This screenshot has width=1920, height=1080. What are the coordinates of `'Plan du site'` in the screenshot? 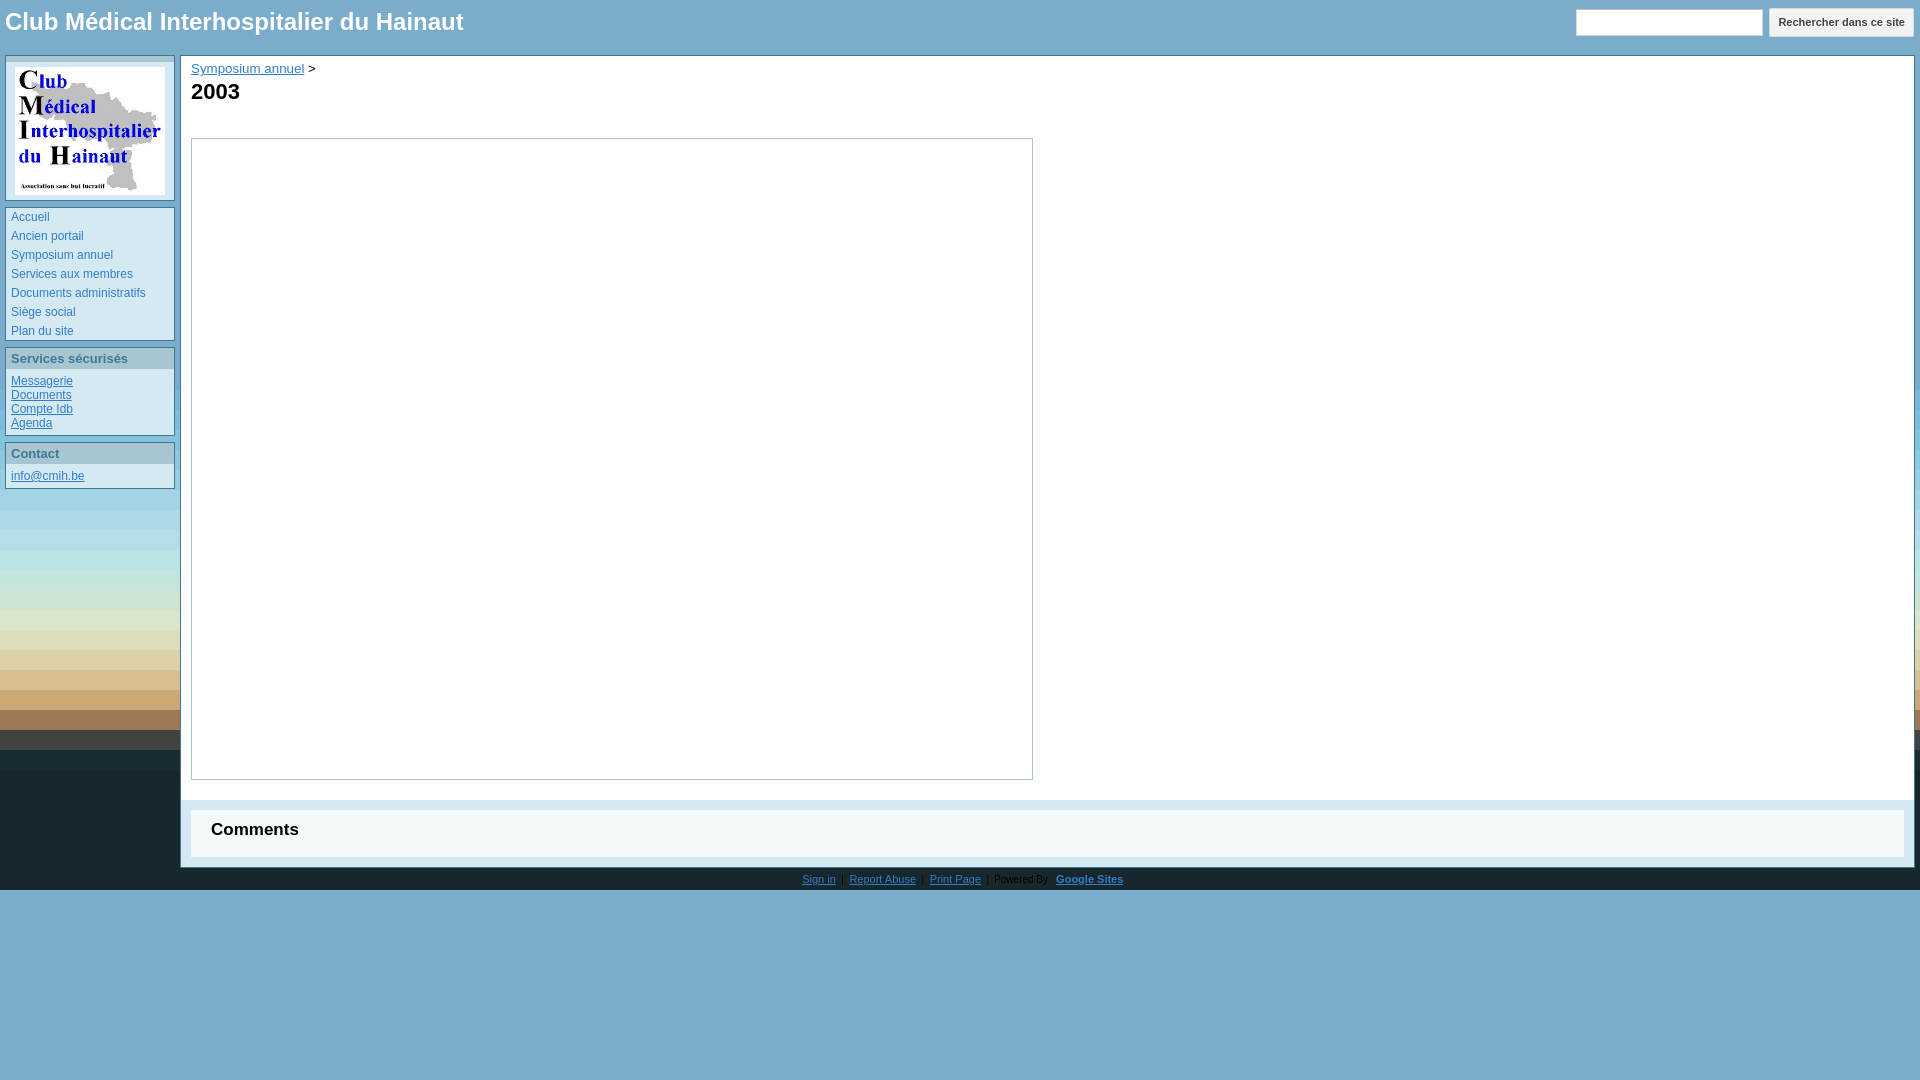 It's located at (91, 330).